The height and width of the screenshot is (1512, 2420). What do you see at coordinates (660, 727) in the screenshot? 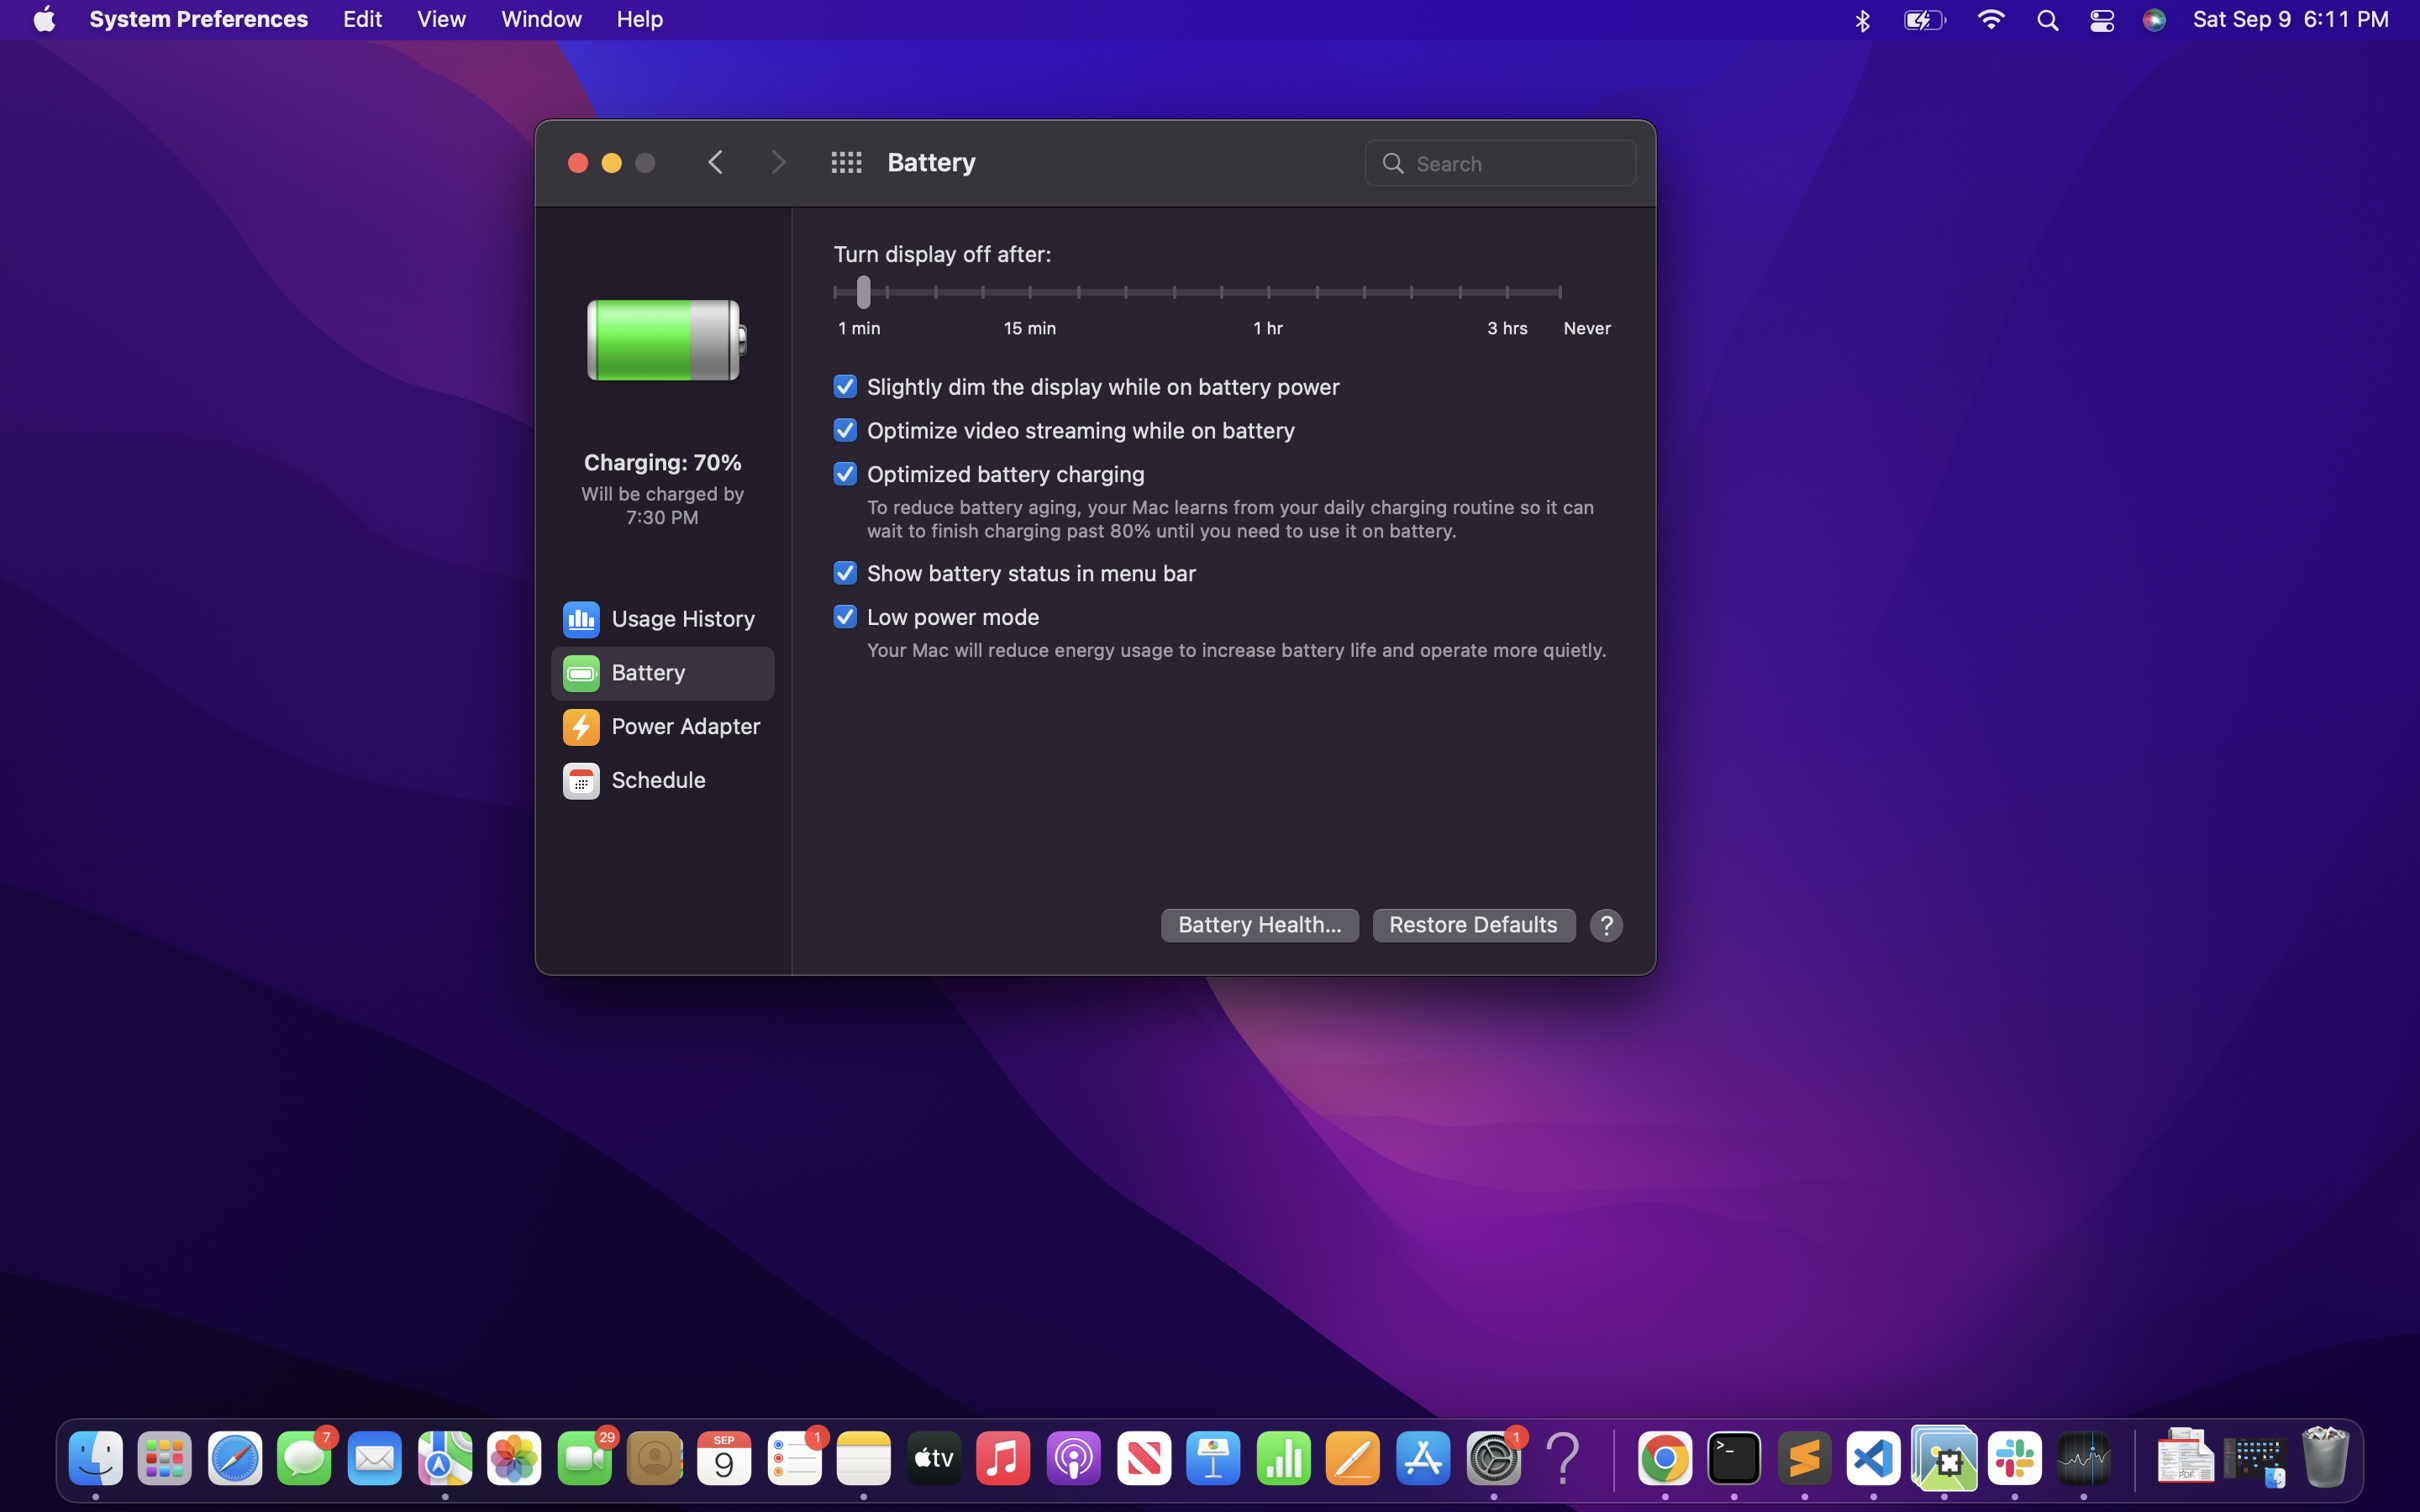
I see `the power adapter settings` at bounding box center [660, 727].